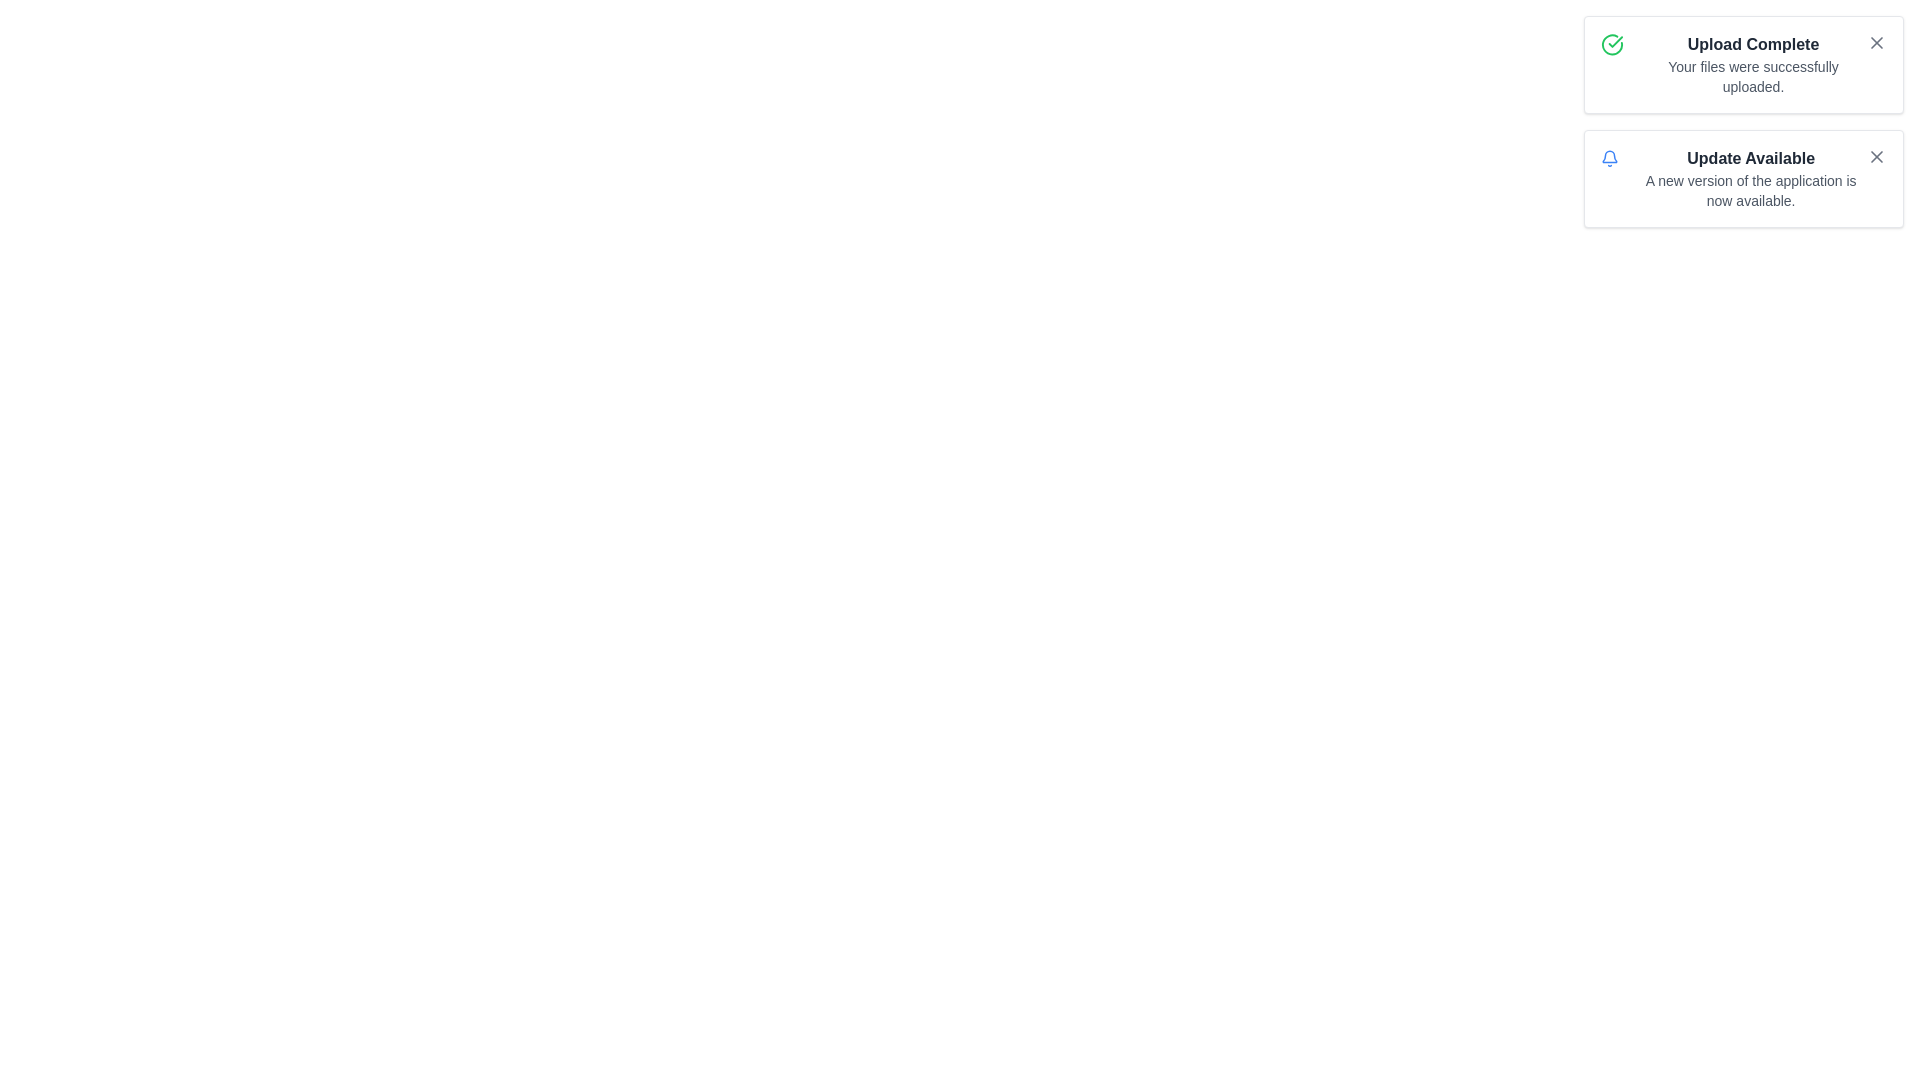  I want to click on the bell icon located at the top-left corner of the 'Update Available' notification card, so click(1610, 157).